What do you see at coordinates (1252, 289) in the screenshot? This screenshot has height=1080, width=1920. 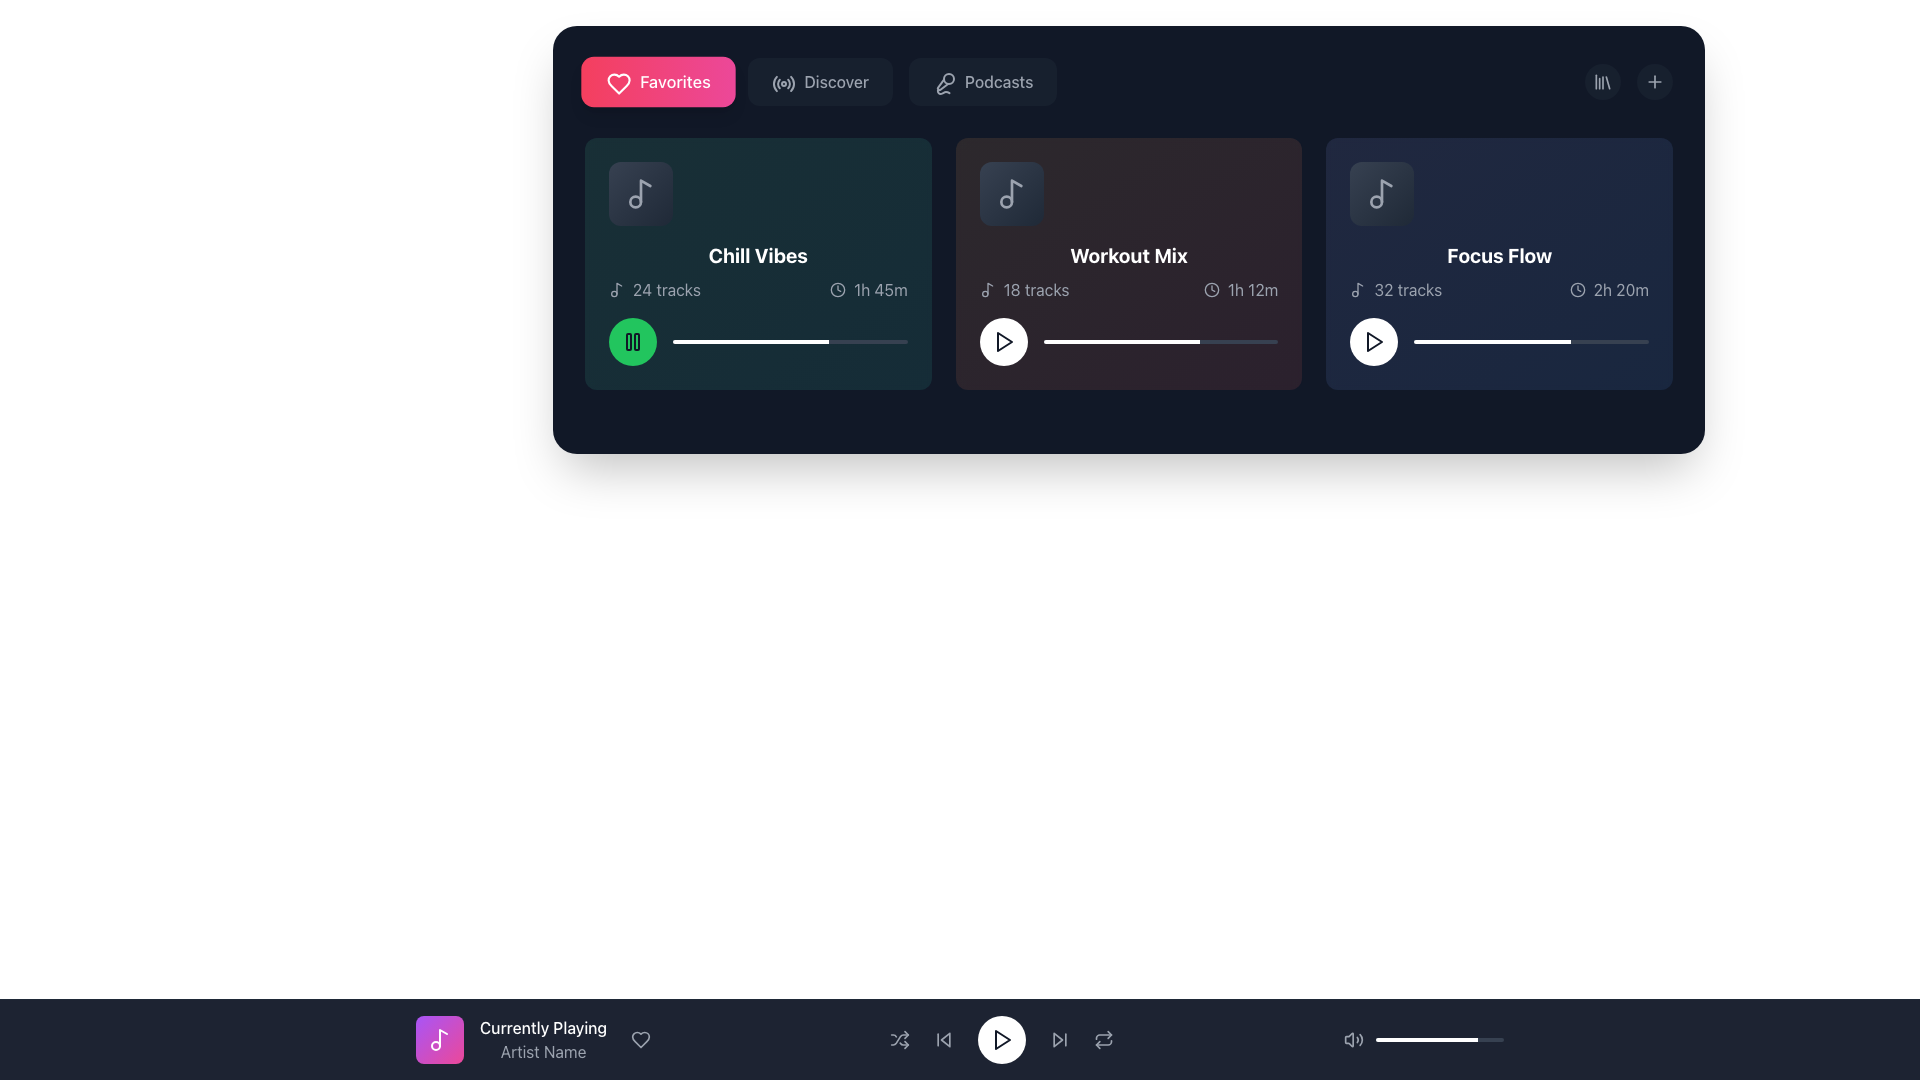 I see `duration information from the static text label located within the 'Workout Mix' card, positioned to the right of the clock icon` at bounding box center [1252, 289].